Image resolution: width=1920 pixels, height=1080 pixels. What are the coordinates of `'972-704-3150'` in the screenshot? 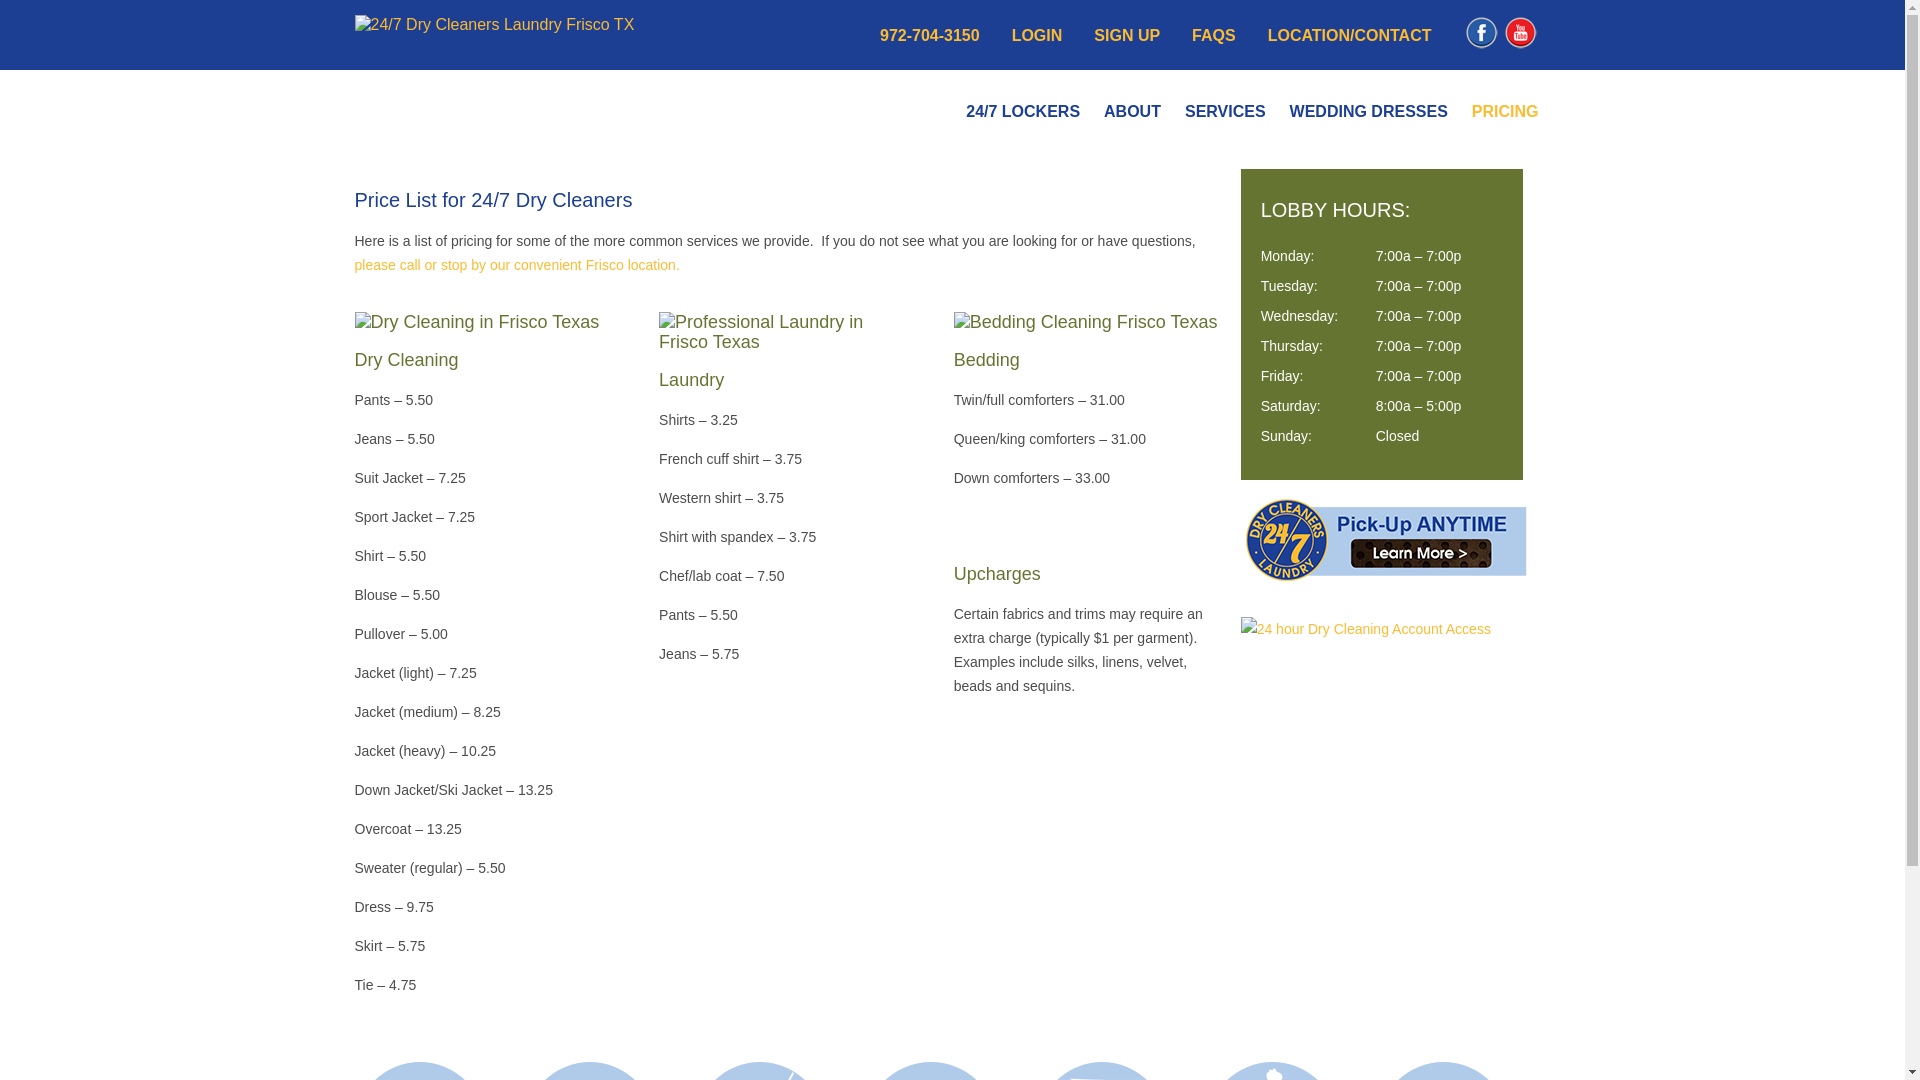 It's located at (929, 35).